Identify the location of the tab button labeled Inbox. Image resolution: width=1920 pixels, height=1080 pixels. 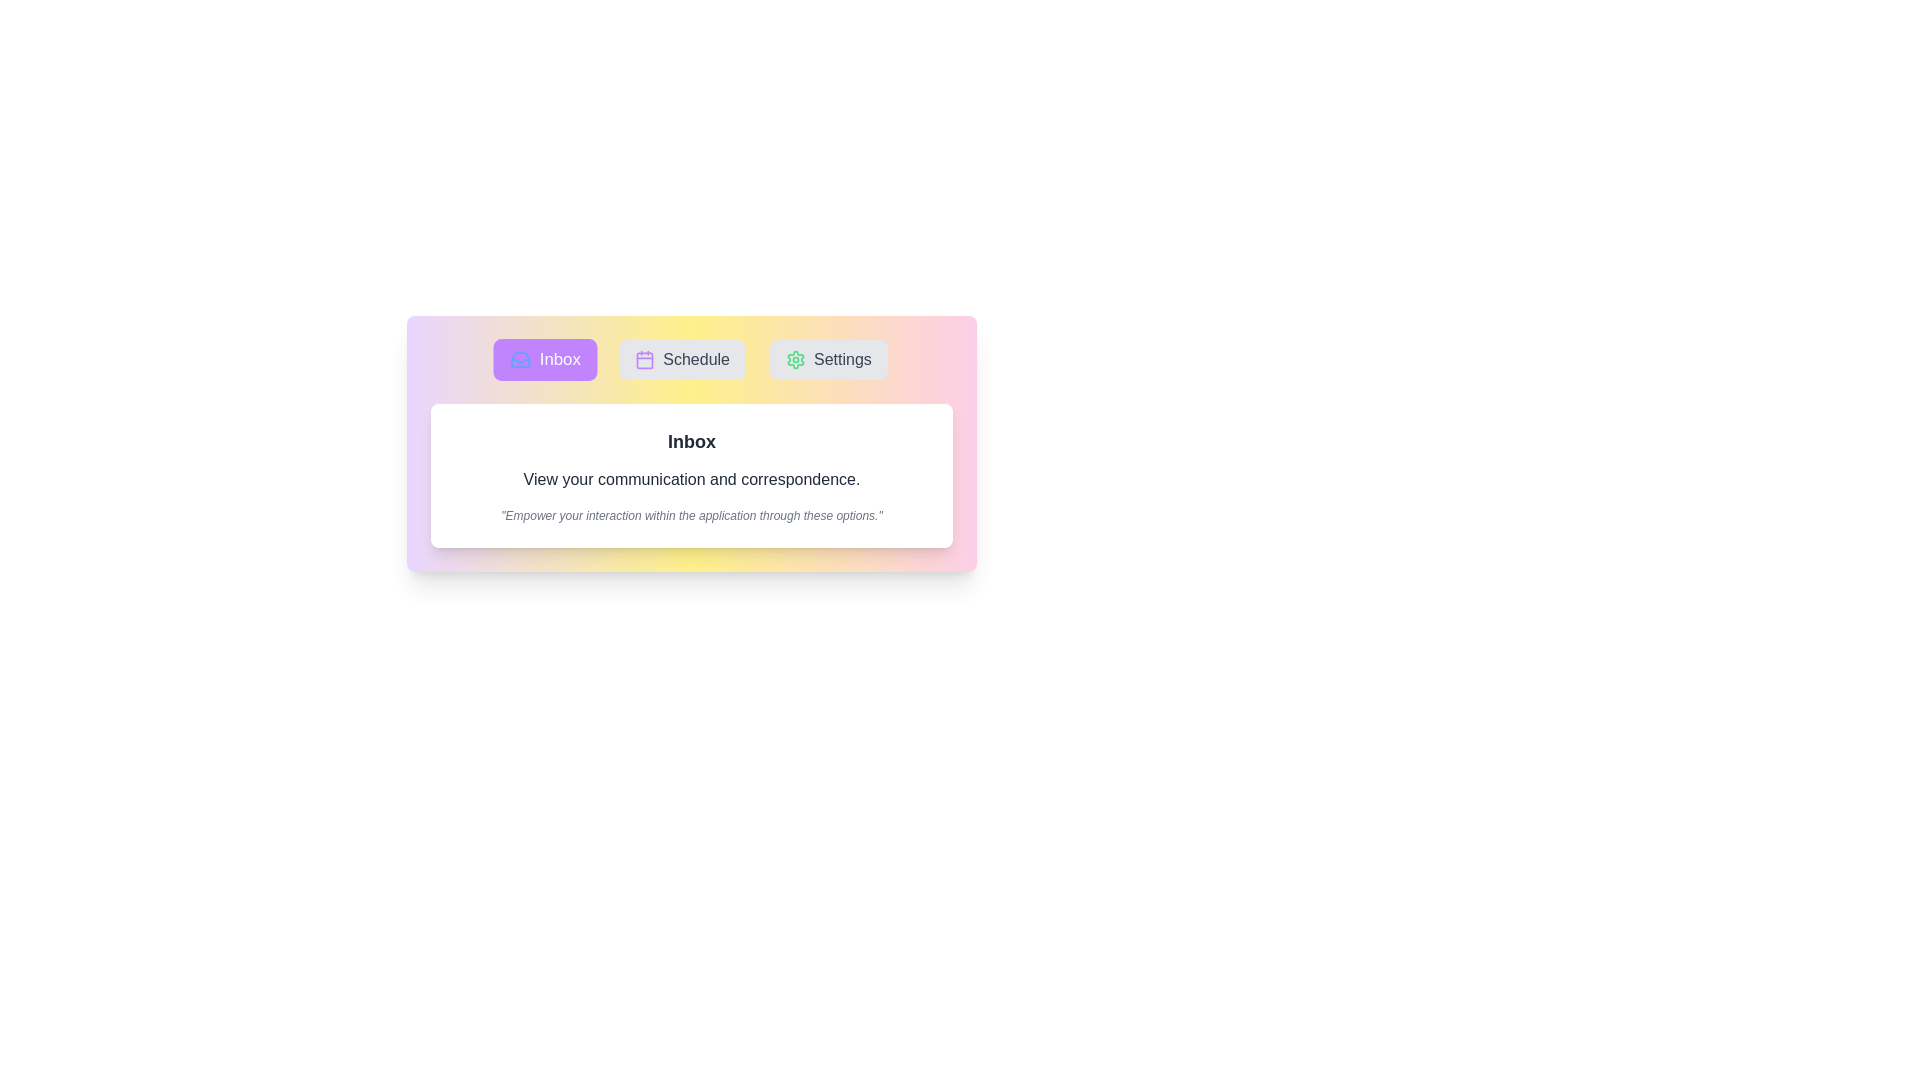
(545, 358).